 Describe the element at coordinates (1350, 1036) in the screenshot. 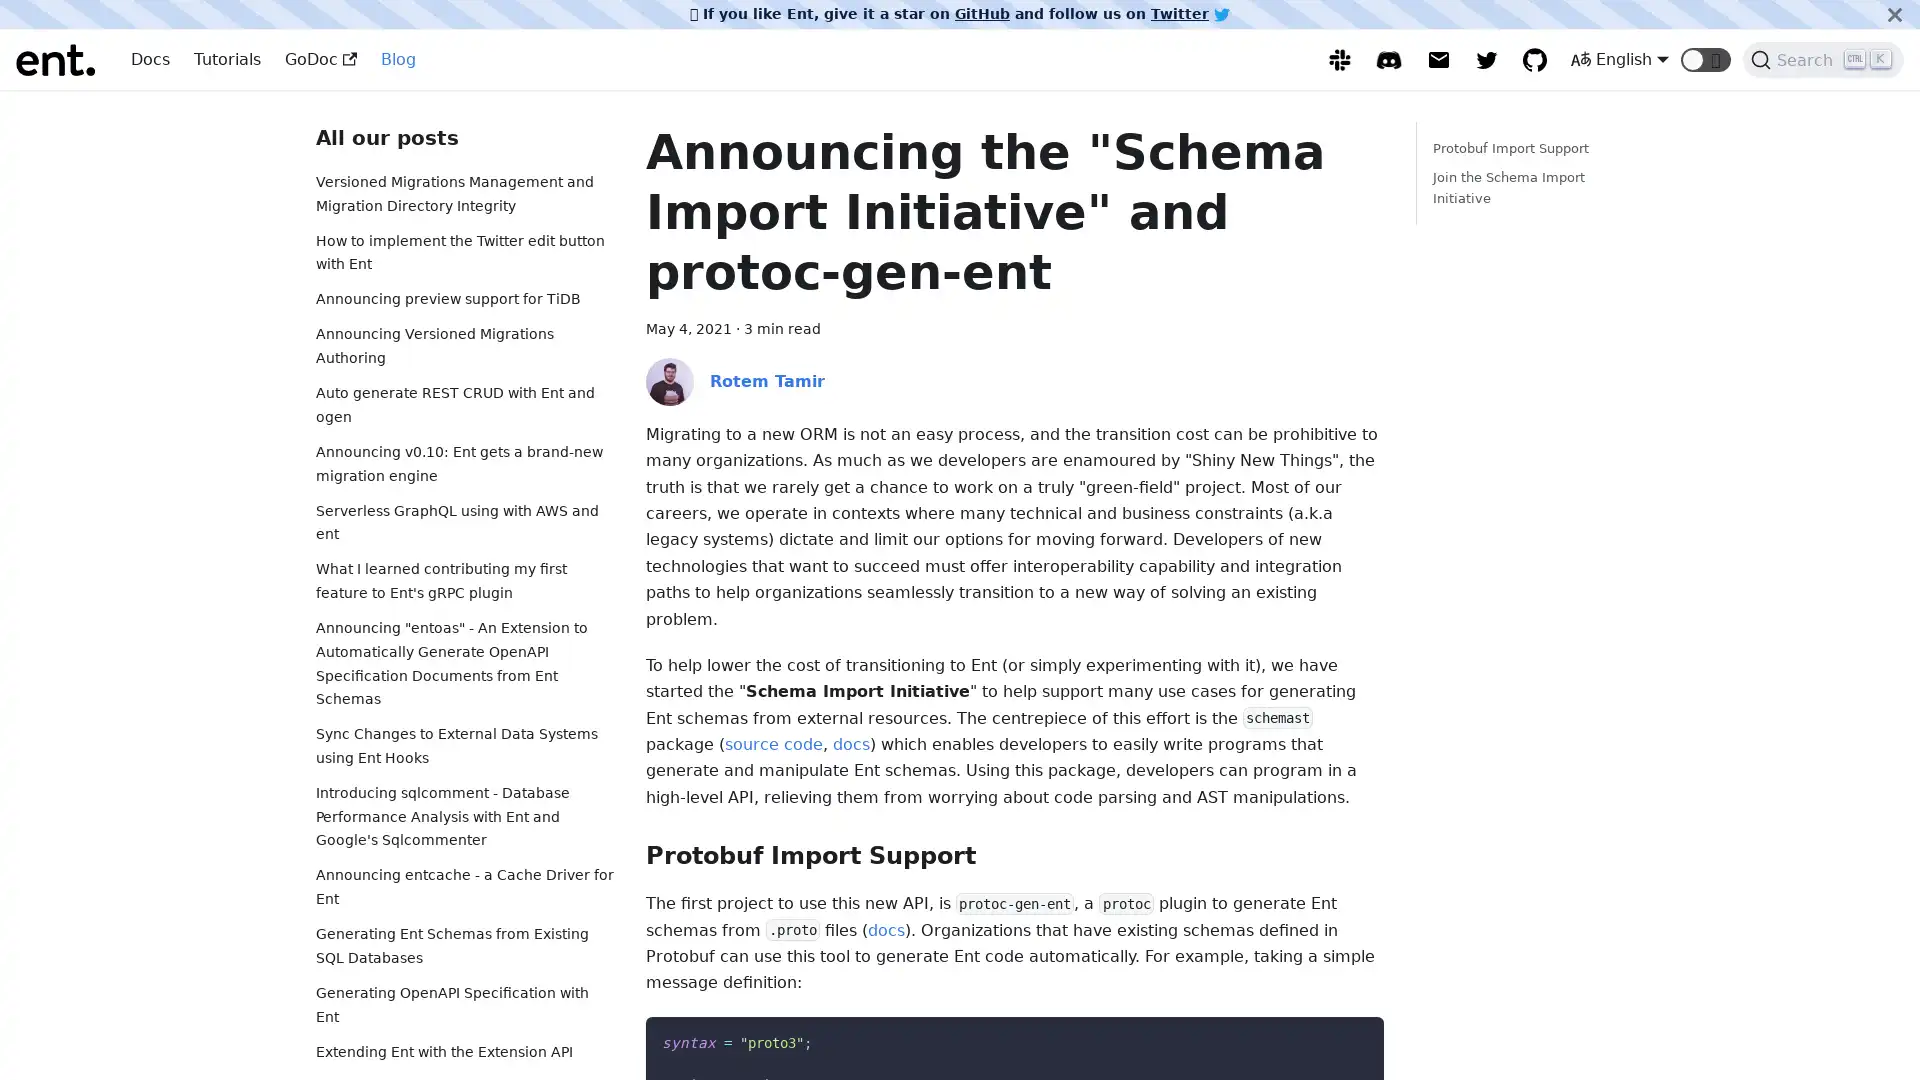

I see `Copy code to clipboard` at that location.